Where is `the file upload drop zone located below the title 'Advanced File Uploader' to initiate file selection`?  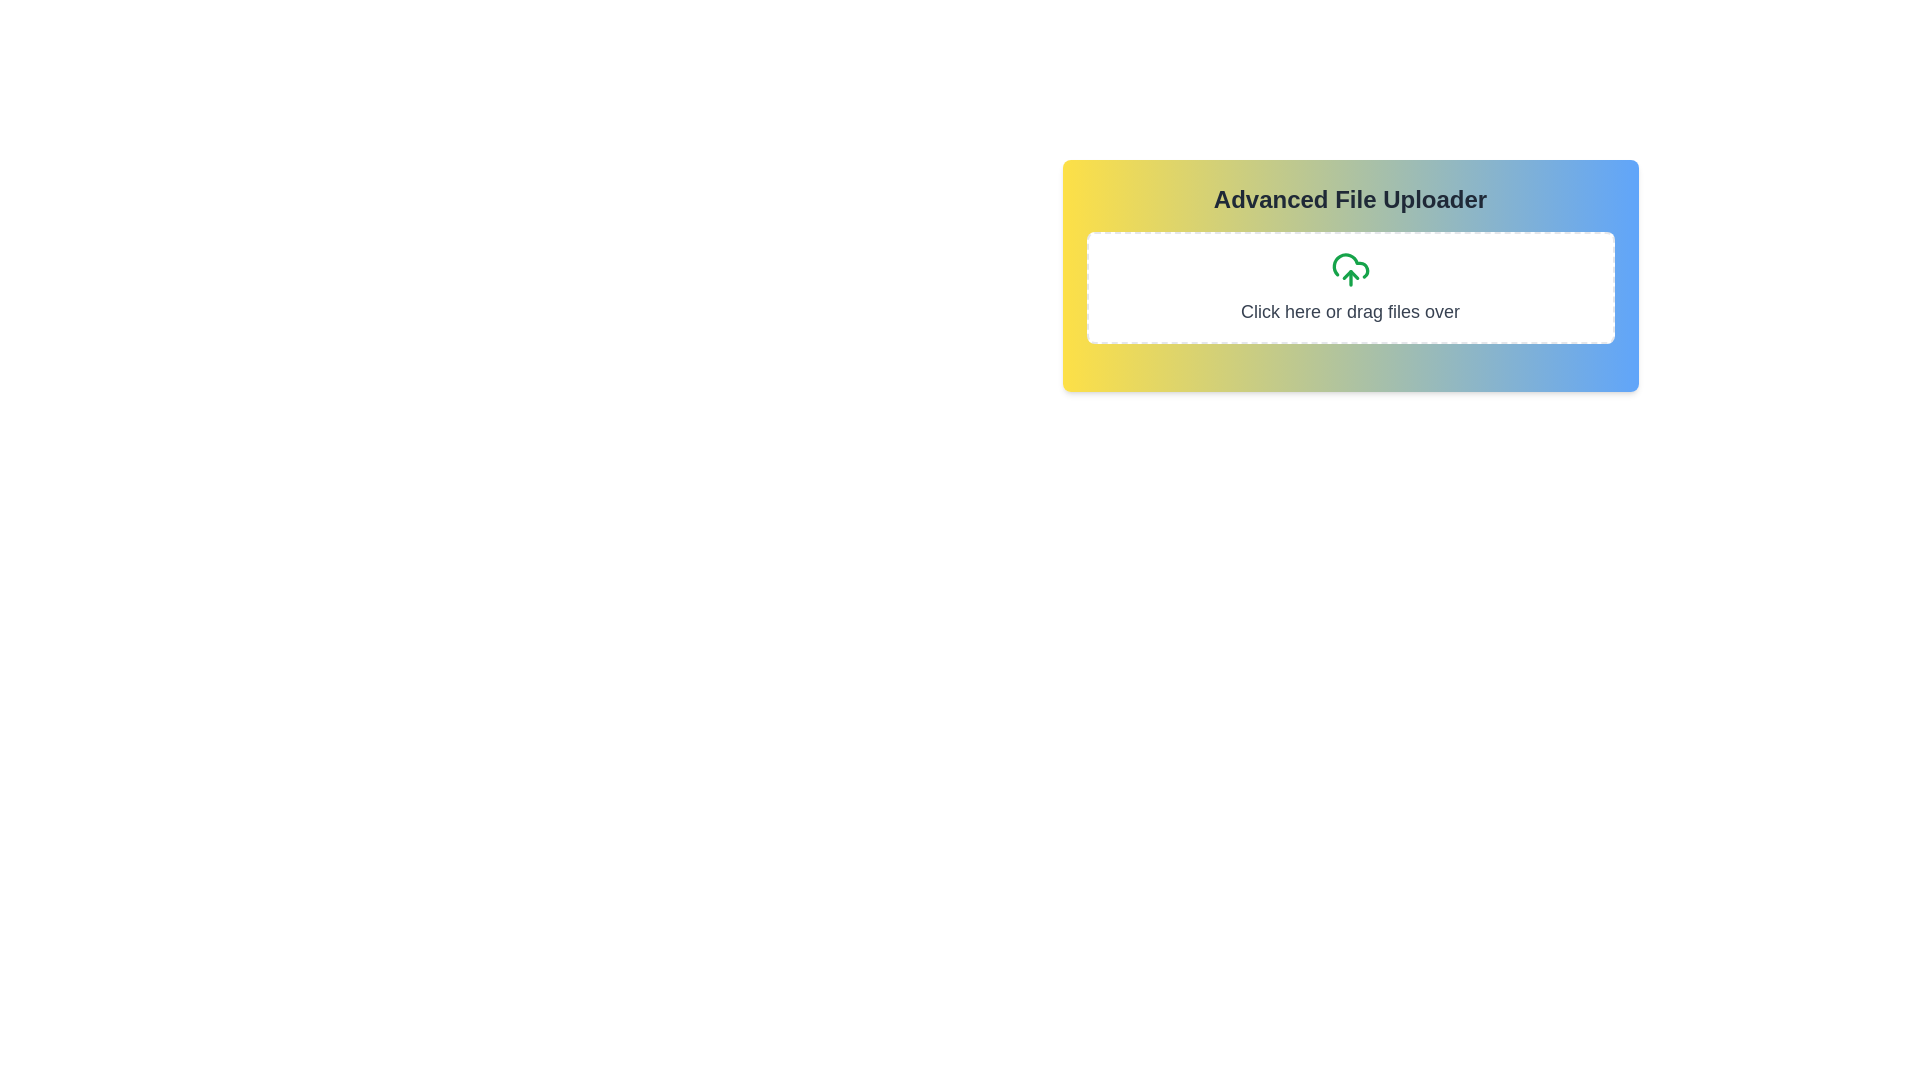 the file upload drop zone located below the title 'Advanced File Uploader' to initiate file selection is located at coordinates (1350, 288).